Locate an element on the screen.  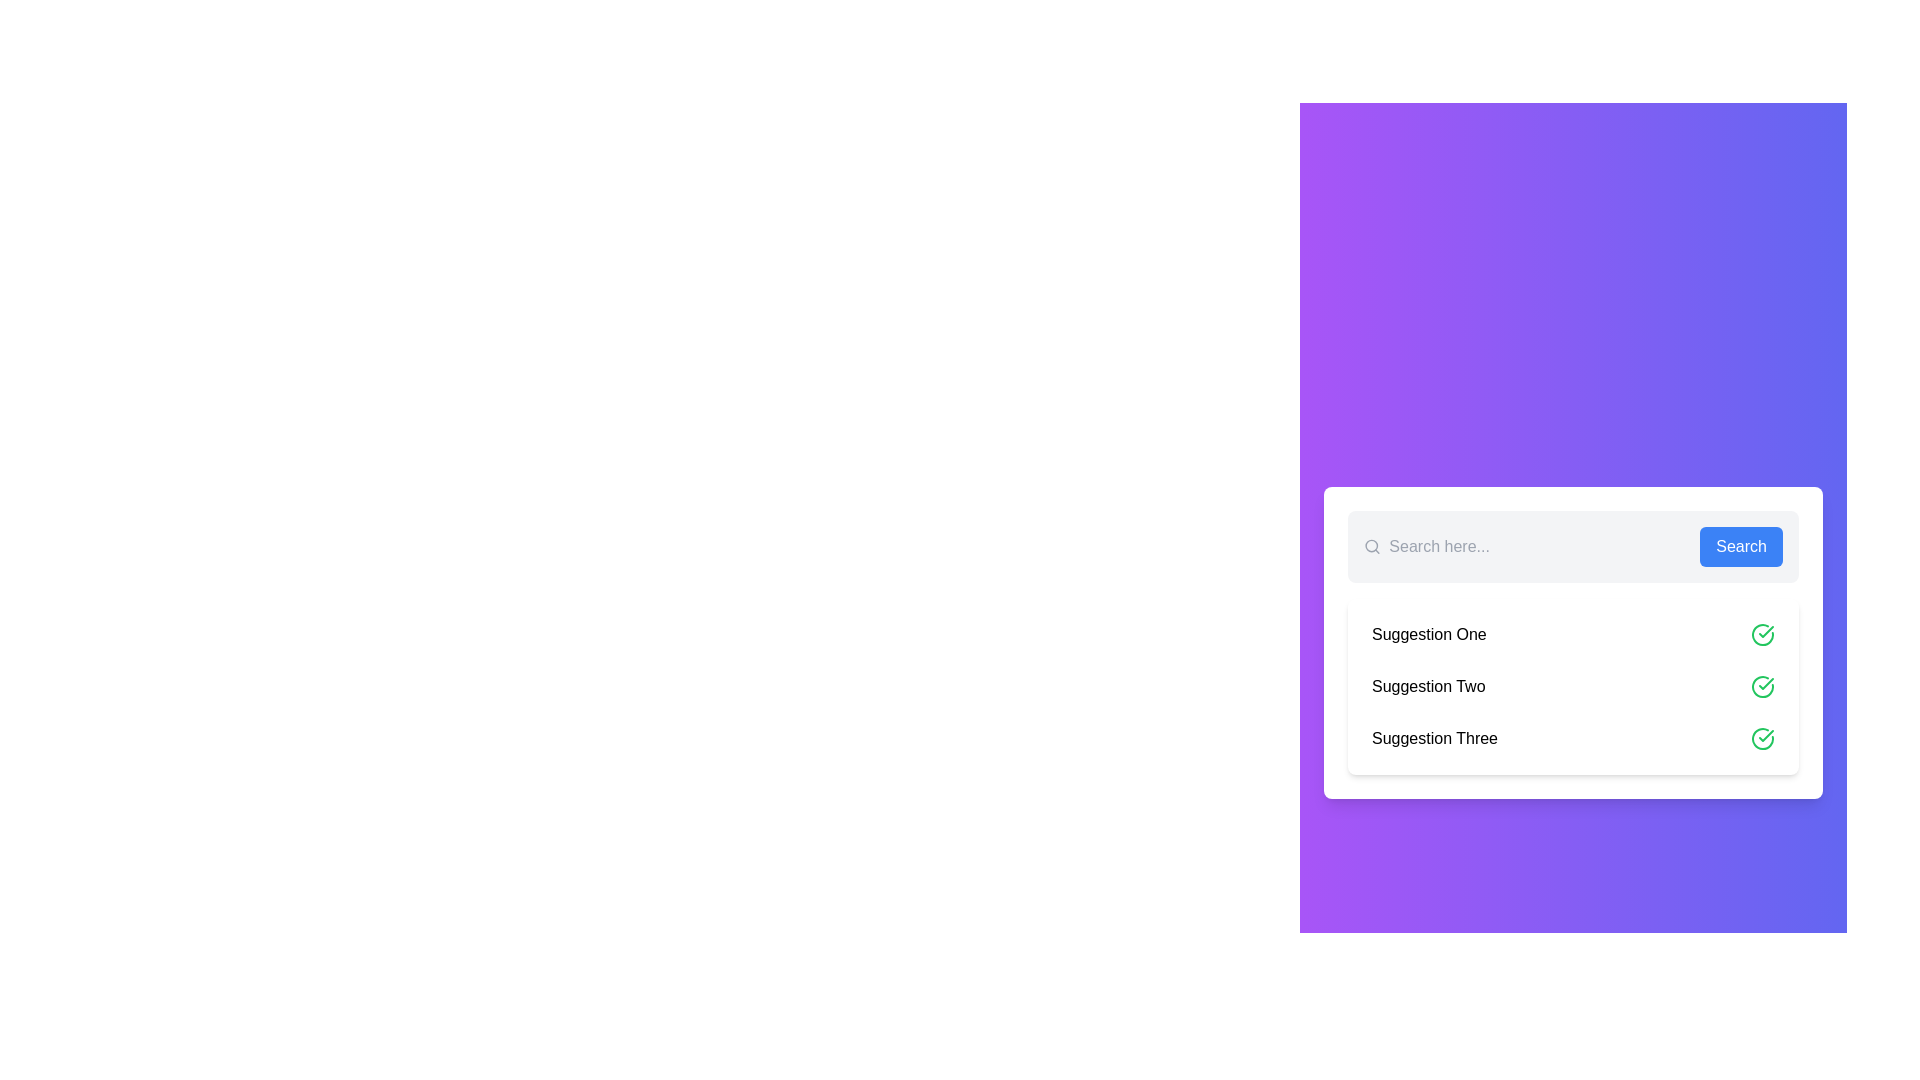
the Checkmark Icon located to the right of 'Suggestion Three' in the list, which serves as a confirmation or completion indicator is located at coordinates (1766, 736).